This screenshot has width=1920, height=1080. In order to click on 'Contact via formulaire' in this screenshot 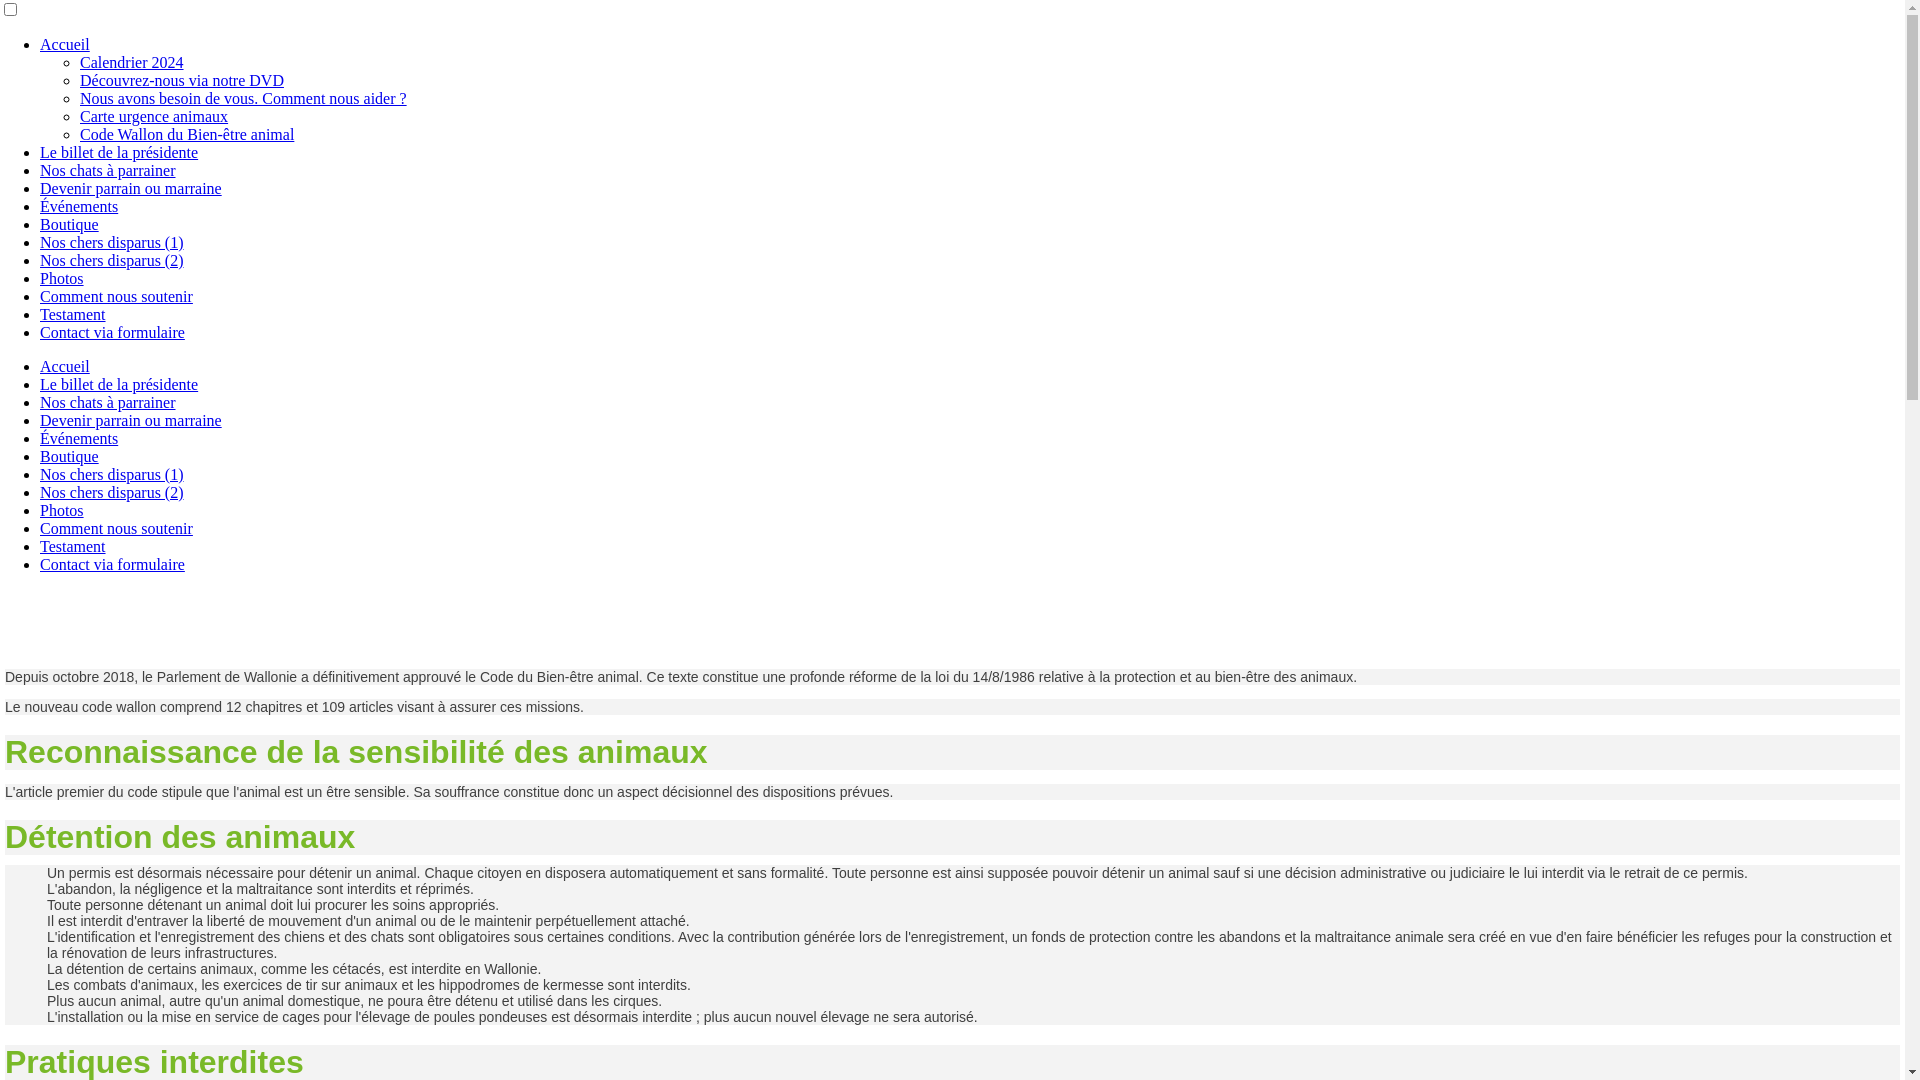, I will do `click(39, 564)`.